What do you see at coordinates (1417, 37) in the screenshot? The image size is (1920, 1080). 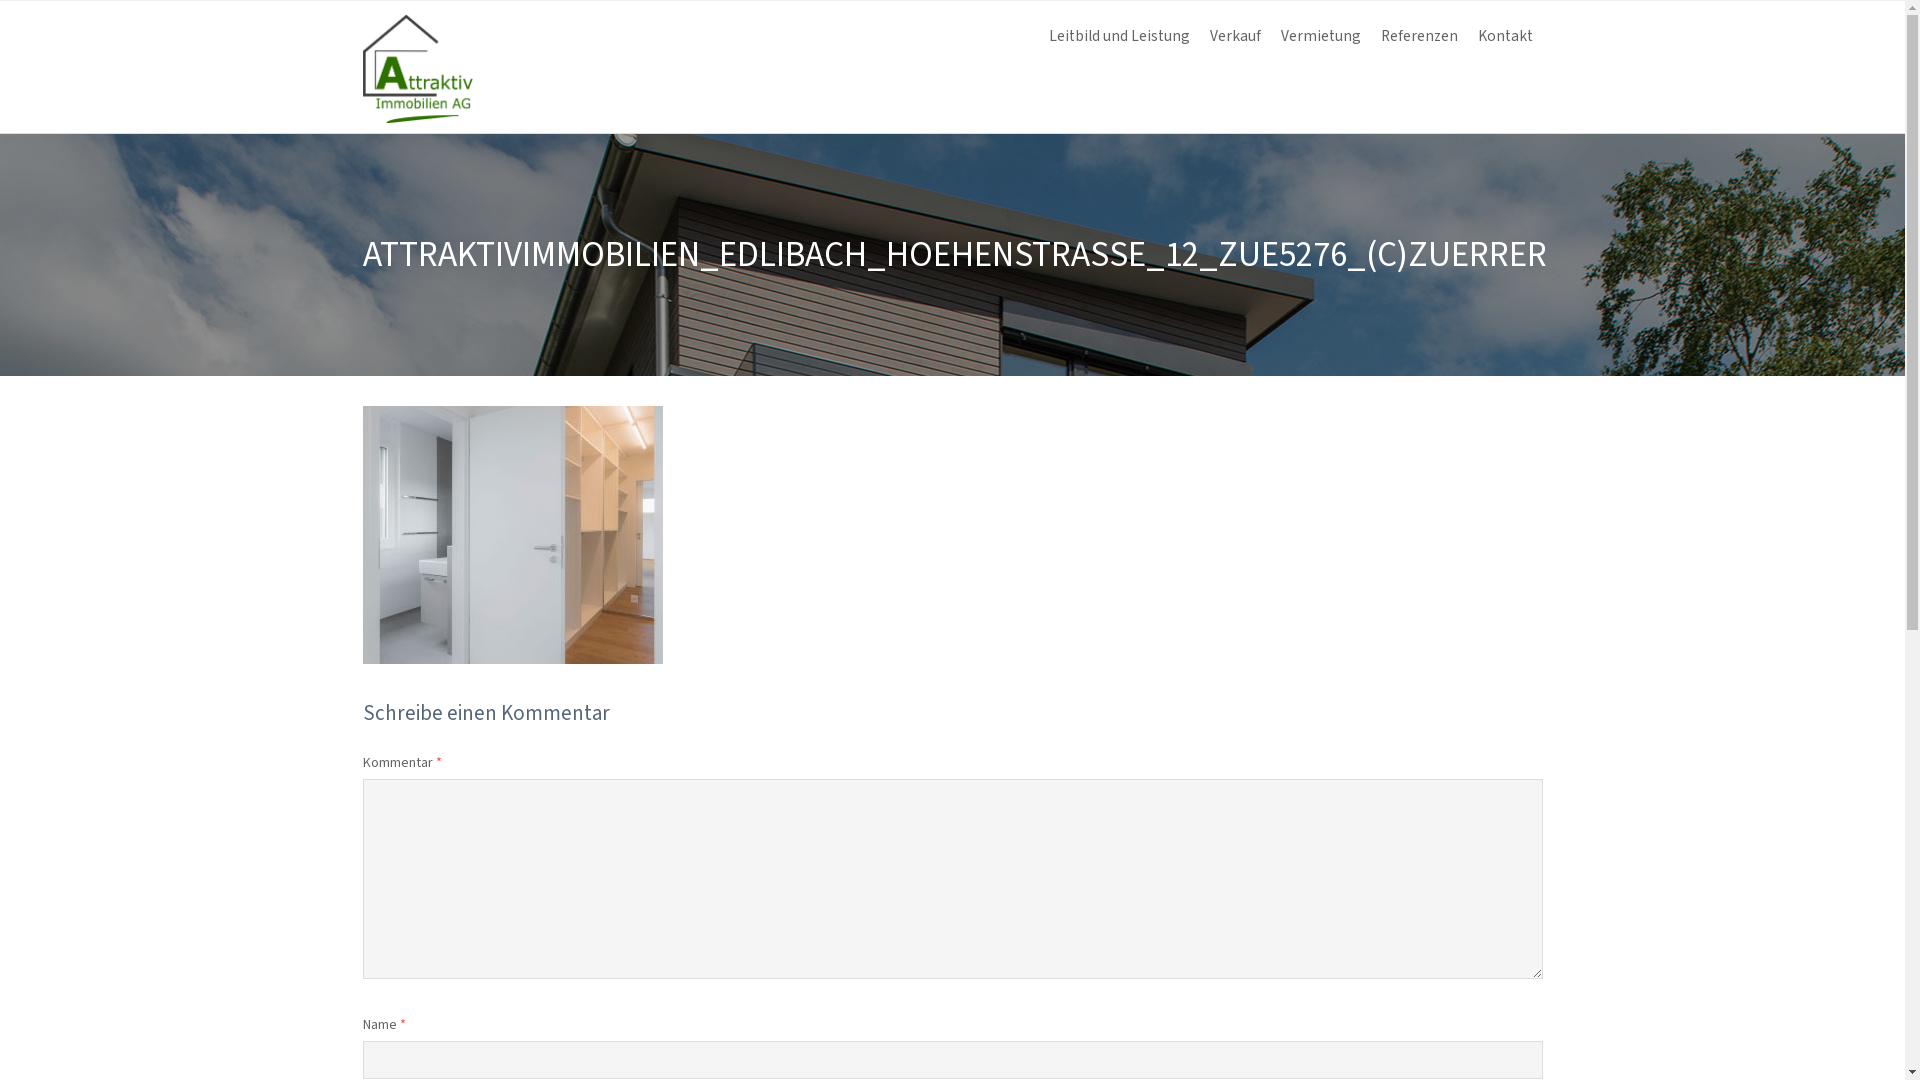 I see `'Referenzen'` at bounding box center [1417, 37].